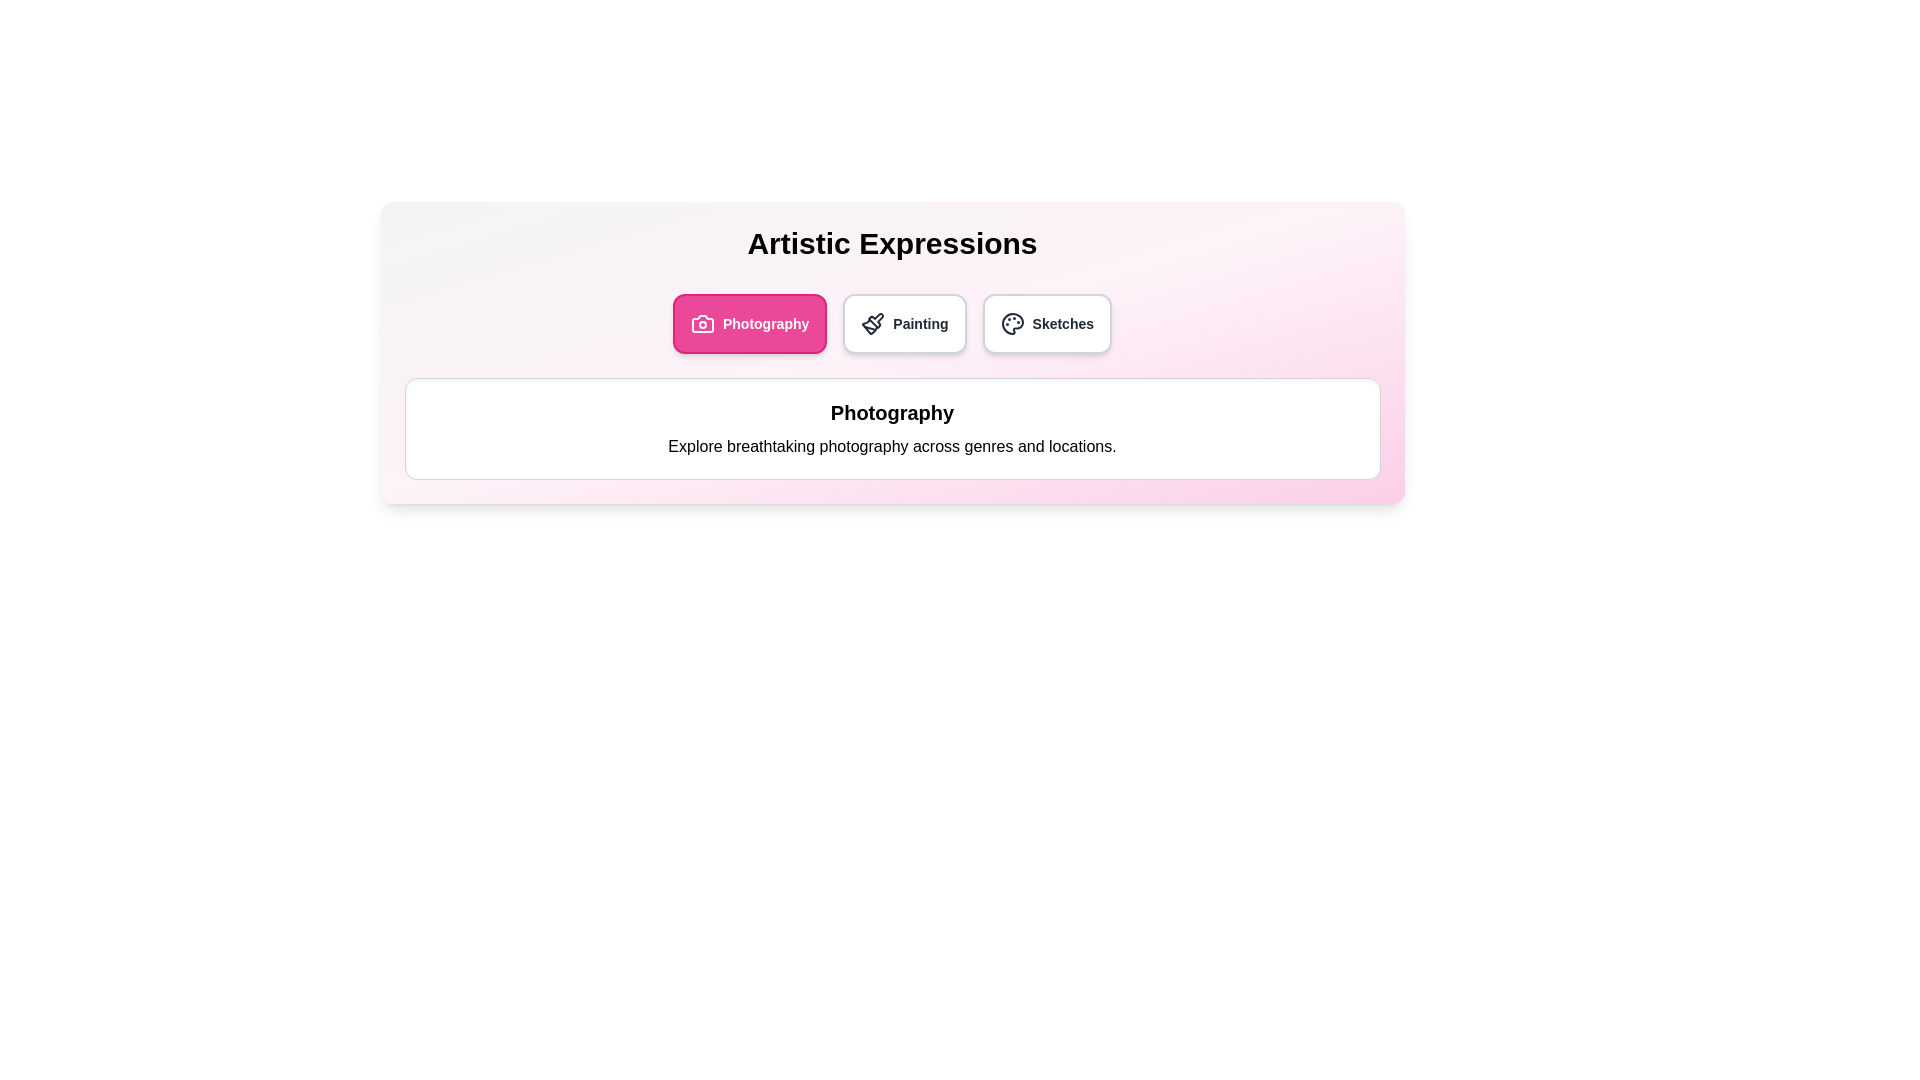 The width and height of the screenshot is (1920, 1080). Describe the element at coordinates (1045, 323) in the screenshot. I see `the 'Sketches' tab to switch the active tab` at that location.